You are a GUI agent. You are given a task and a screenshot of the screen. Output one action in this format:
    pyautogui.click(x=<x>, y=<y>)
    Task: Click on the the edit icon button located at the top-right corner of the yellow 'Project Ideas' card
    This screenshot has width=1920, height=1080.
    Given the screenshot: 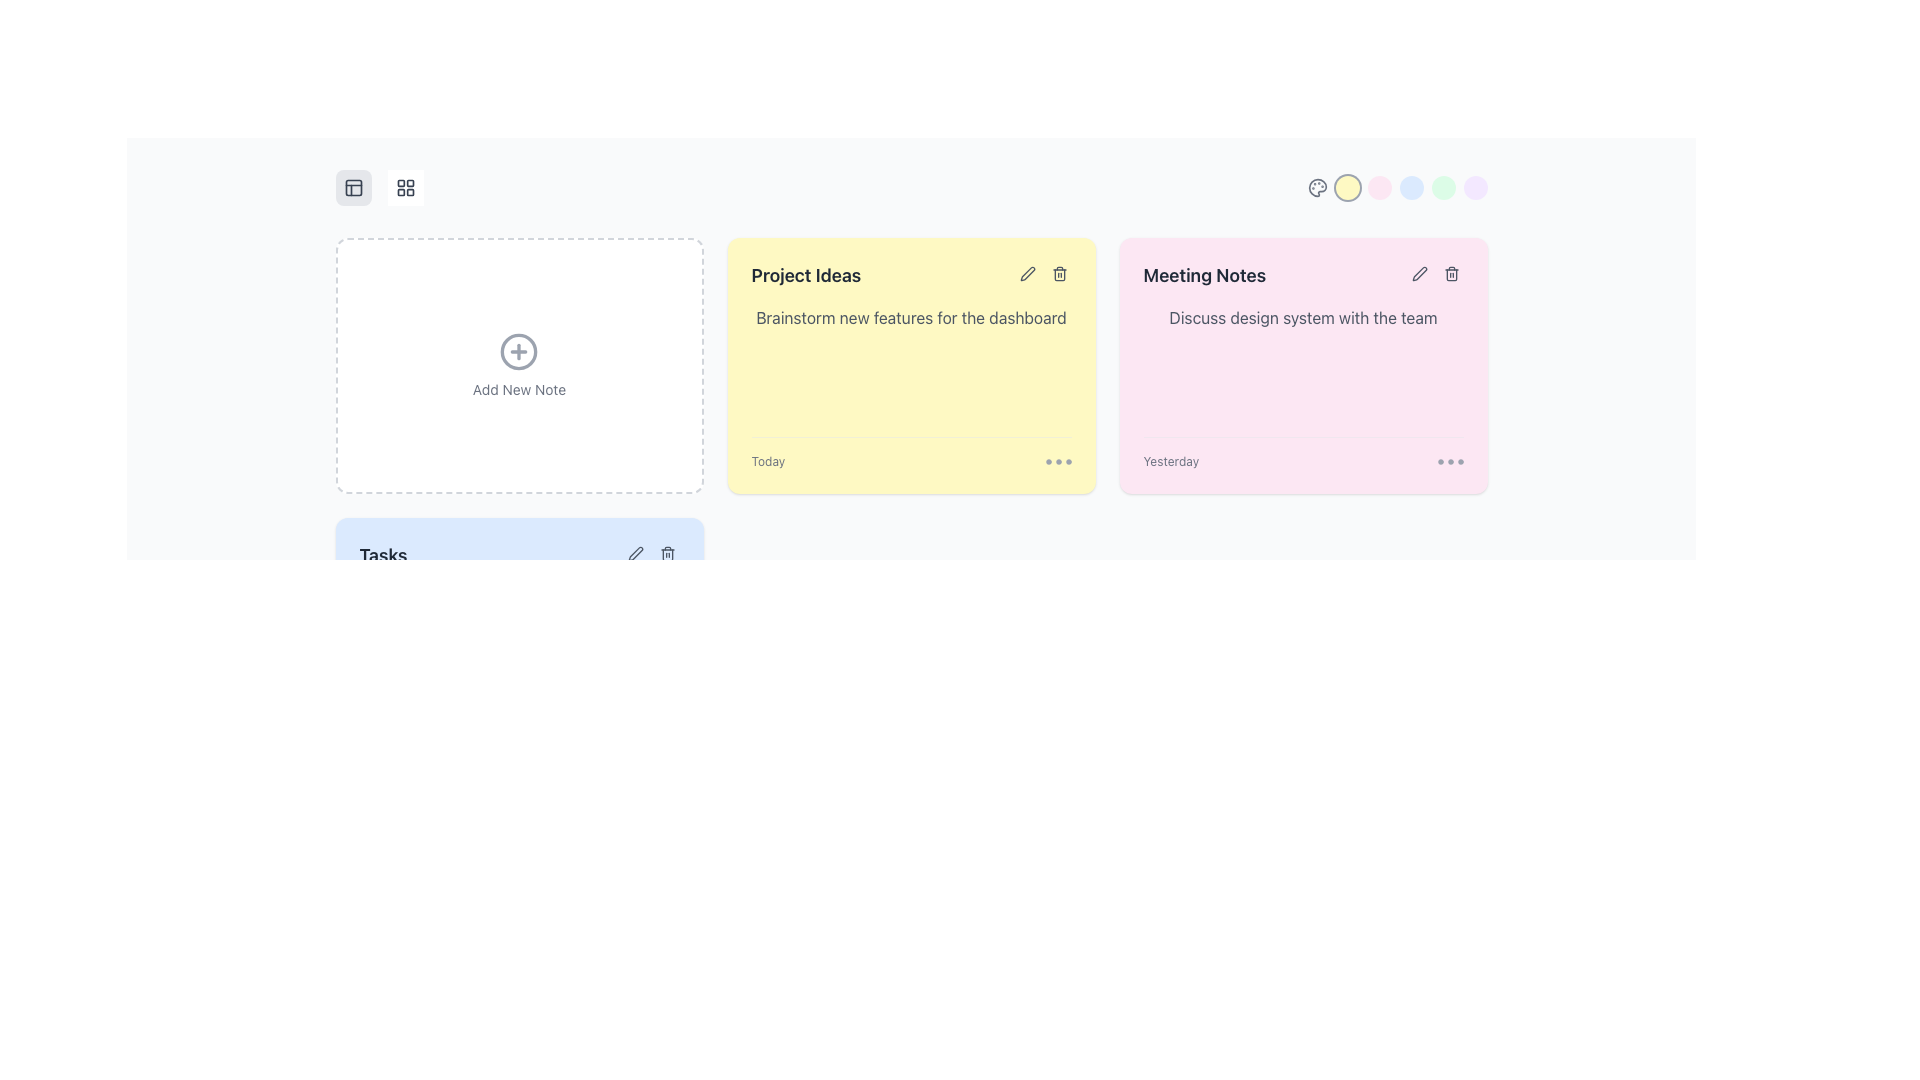 What is the action you would take?
    pyautogui.click(x=1027, y=273)
    